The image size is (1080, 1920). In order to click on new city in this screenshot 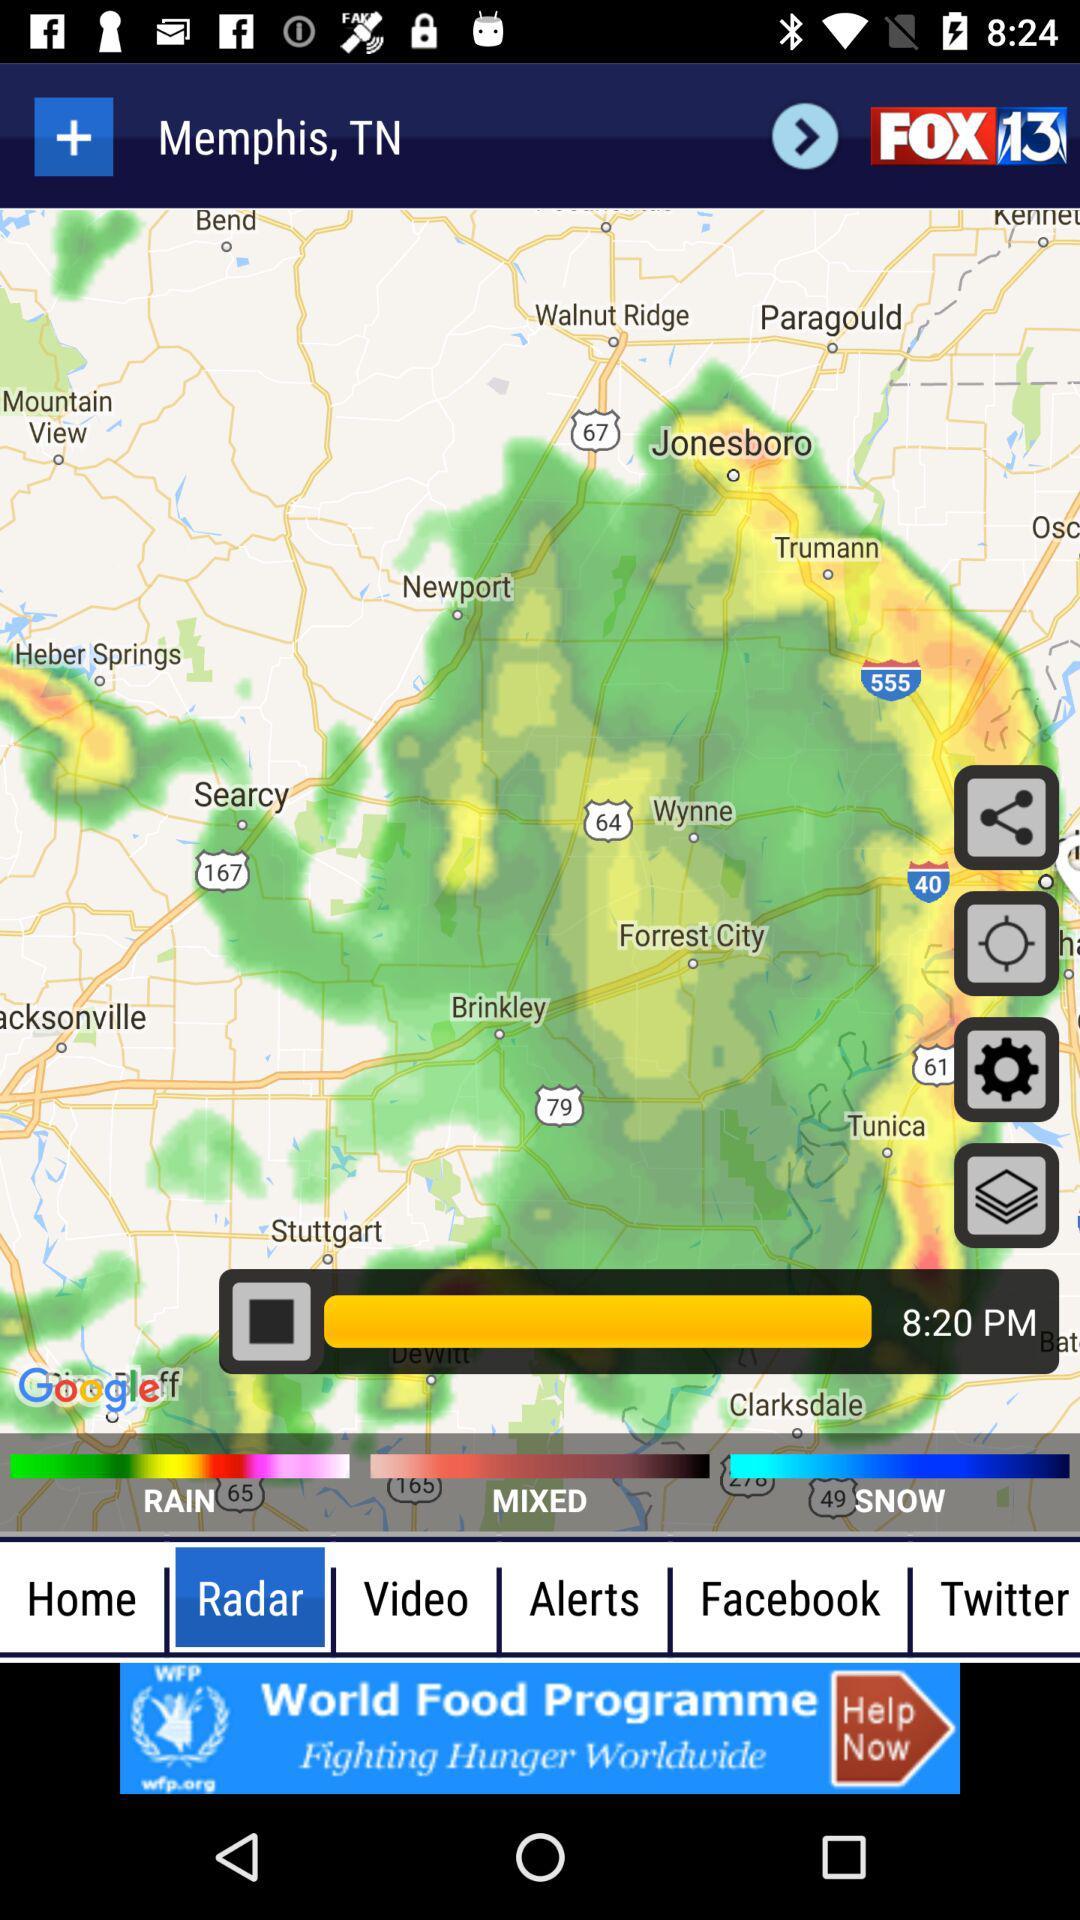, I will do `click(72, 135)`.